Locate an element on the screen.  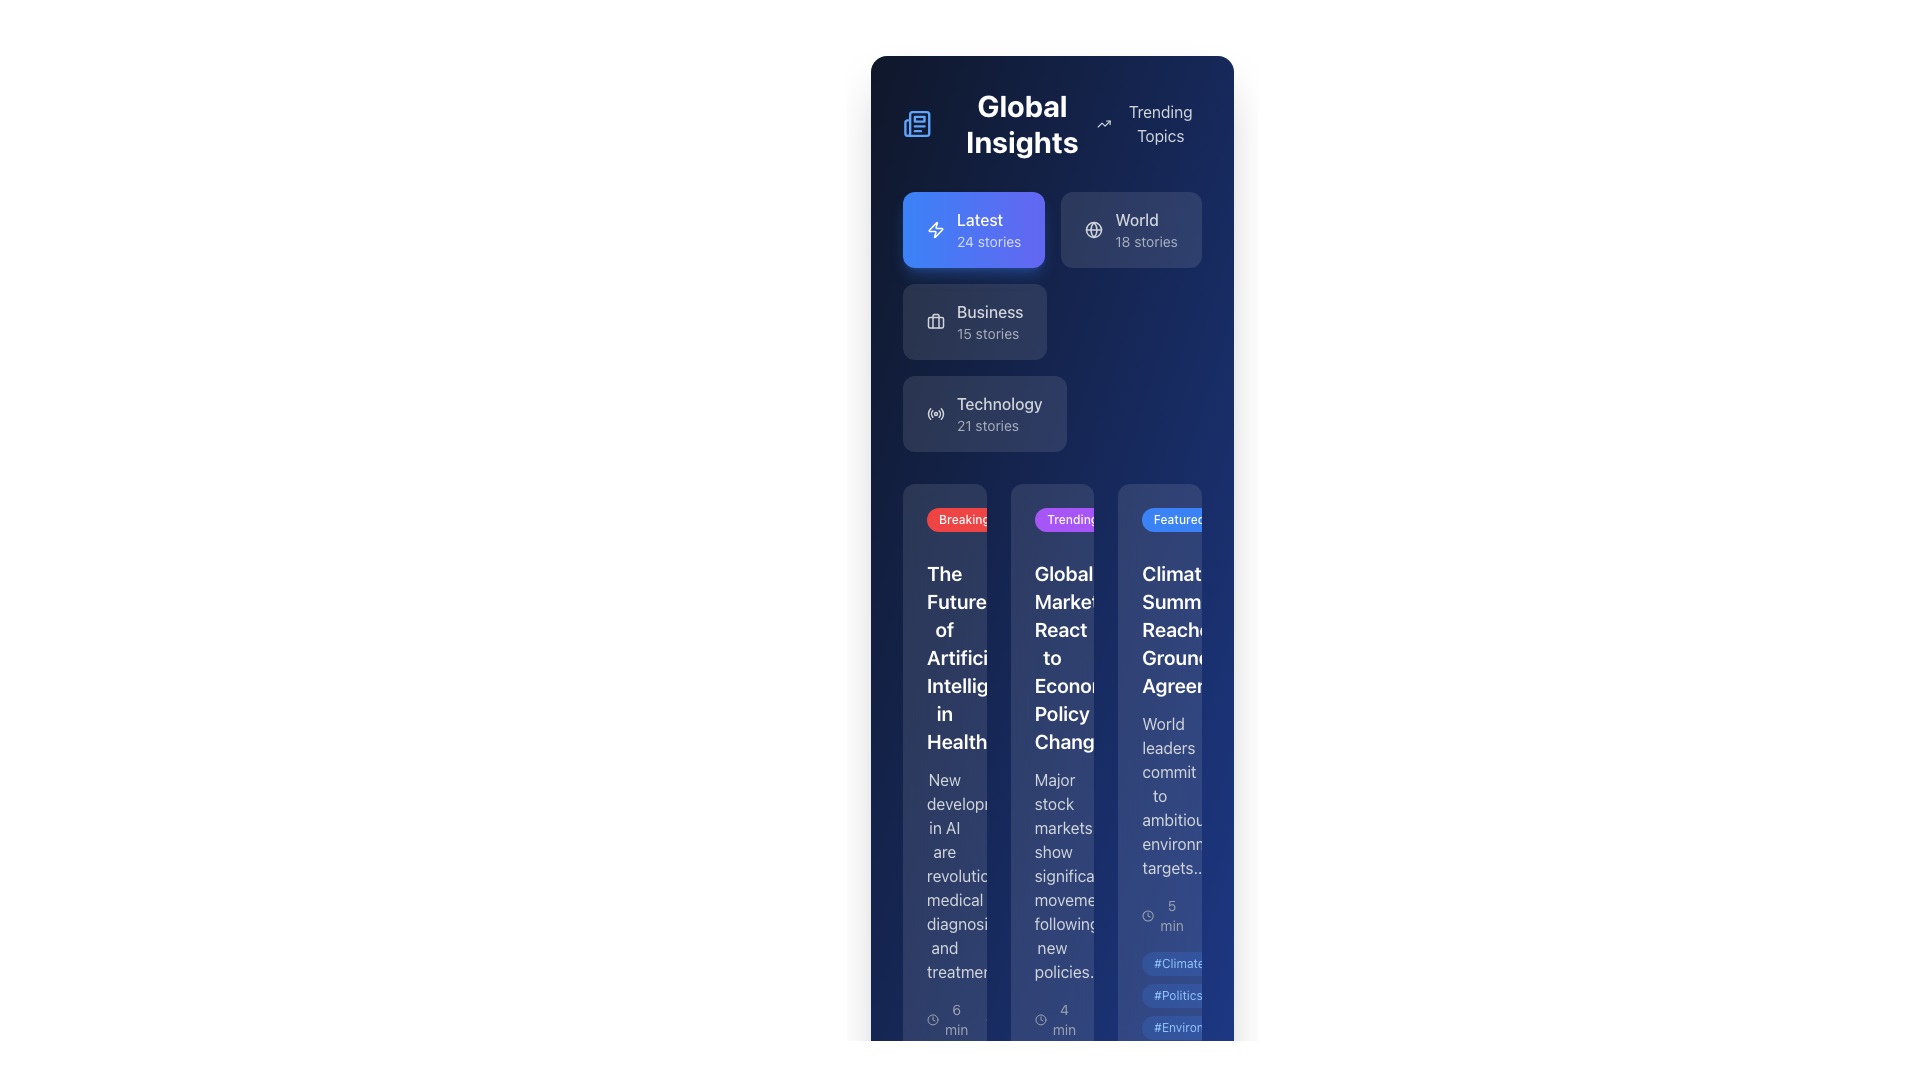
the content of the label displaying the estimated reading time located in the bottom-left corner of the first column of vertically stacked content blocks is located at coordinates (947, 1019).